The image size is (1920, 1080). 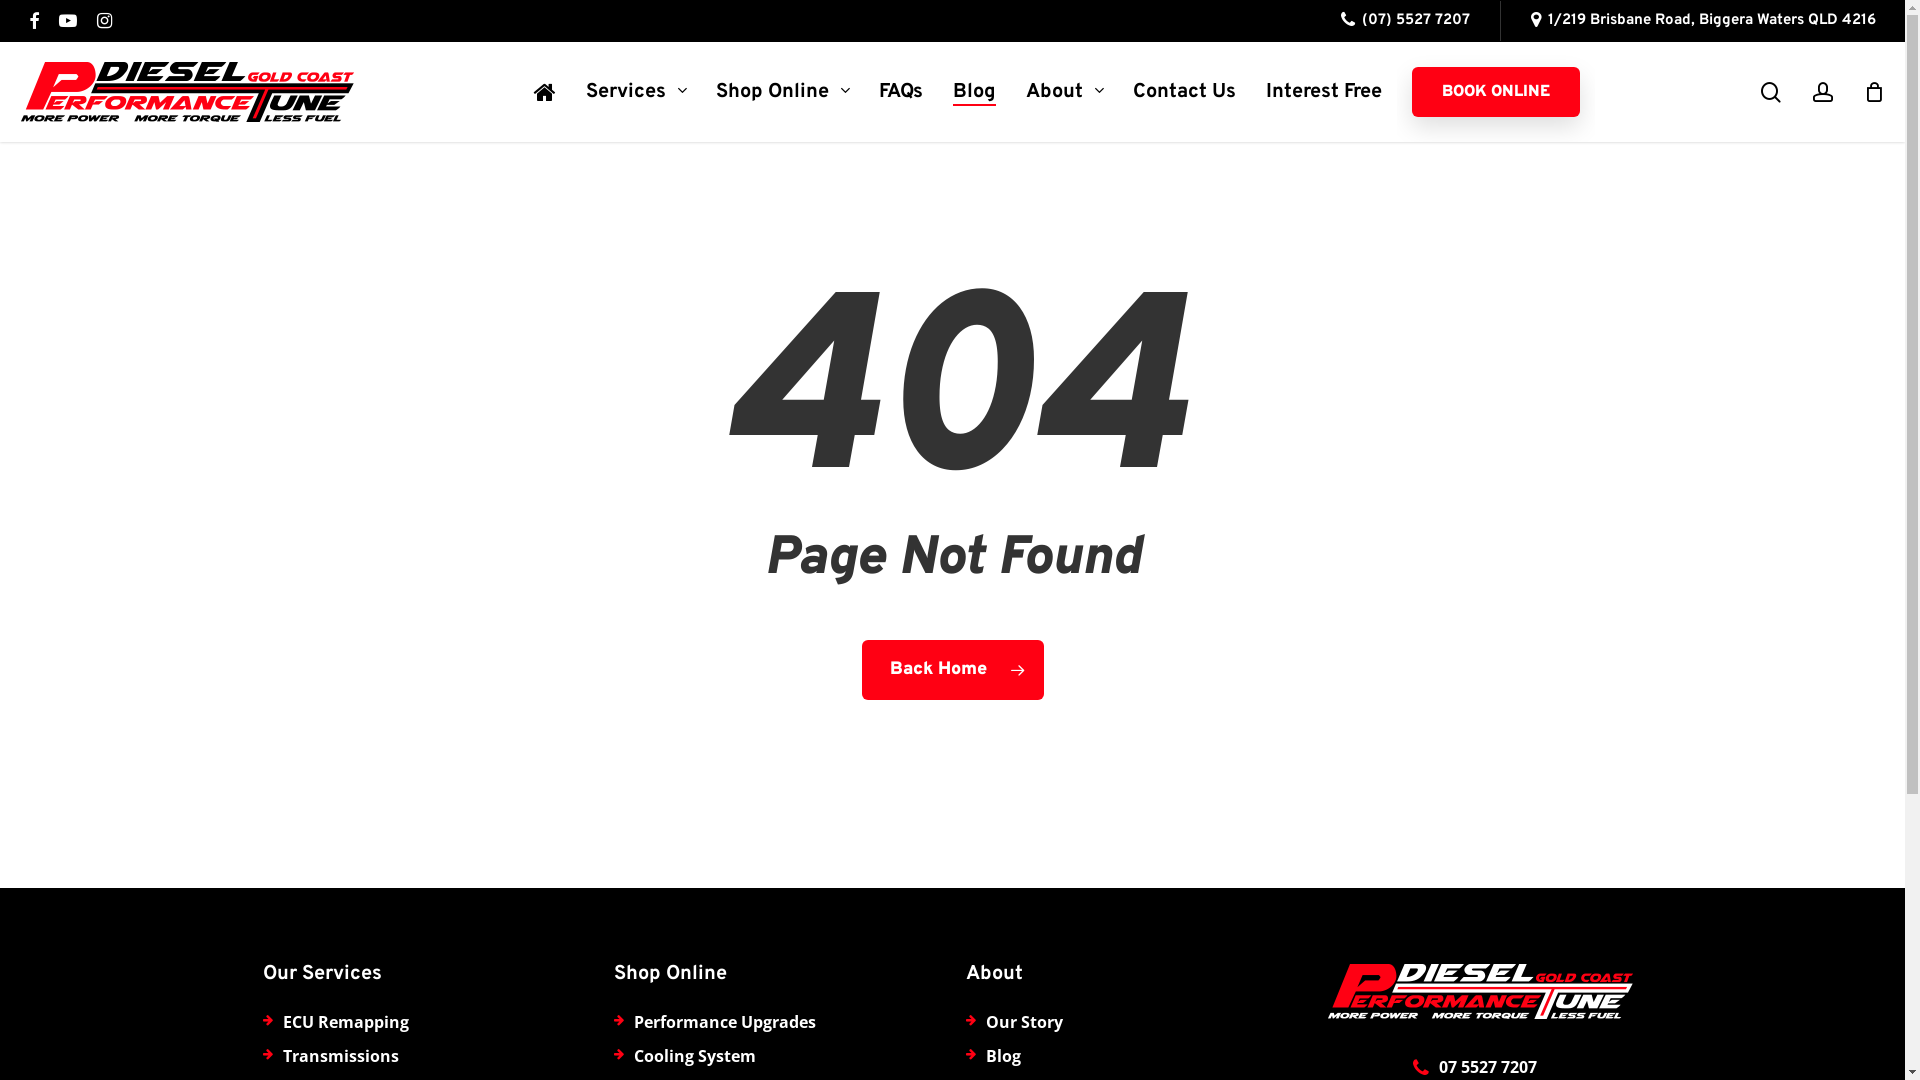 I want to click on 'Back Home', so click(x=952, y=670).